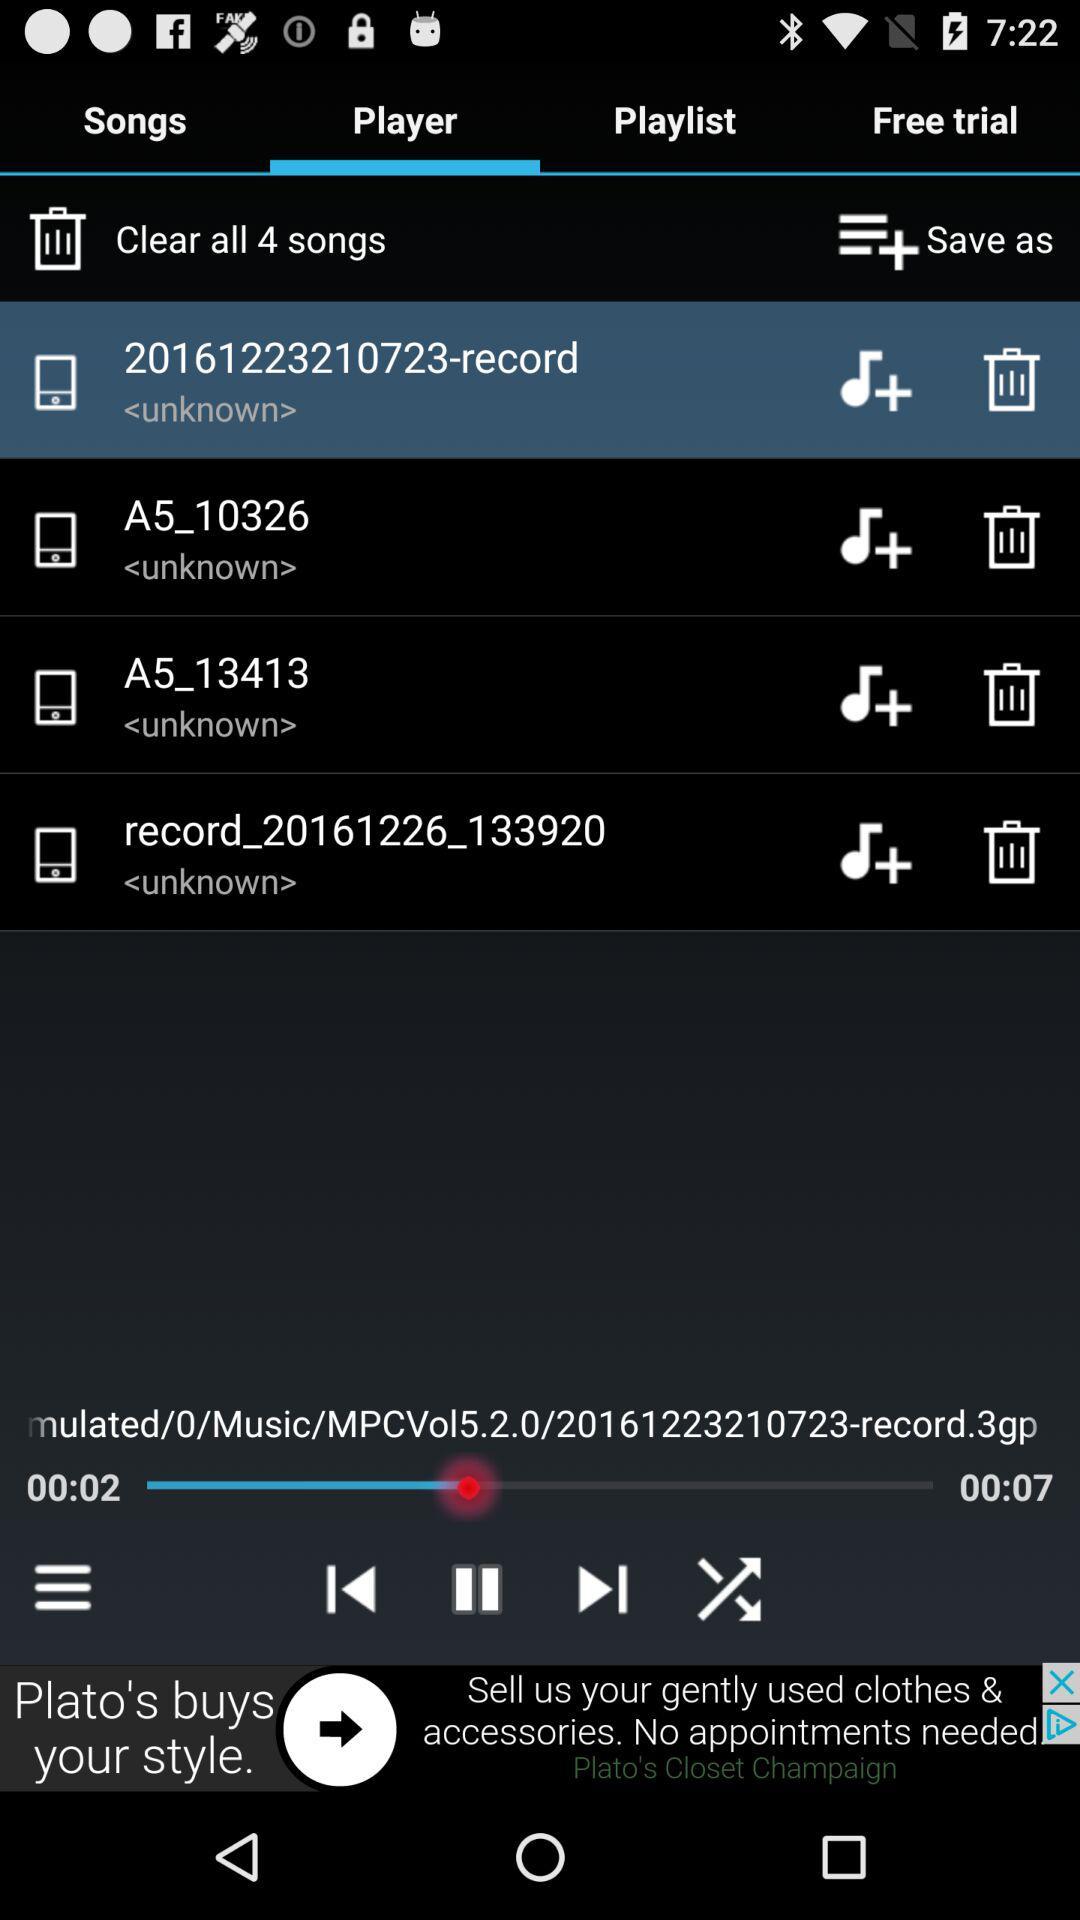 Image resolution: width=1080 pixels, height=1920 pixels. I want to click on delete icon, so click(1017, 379).